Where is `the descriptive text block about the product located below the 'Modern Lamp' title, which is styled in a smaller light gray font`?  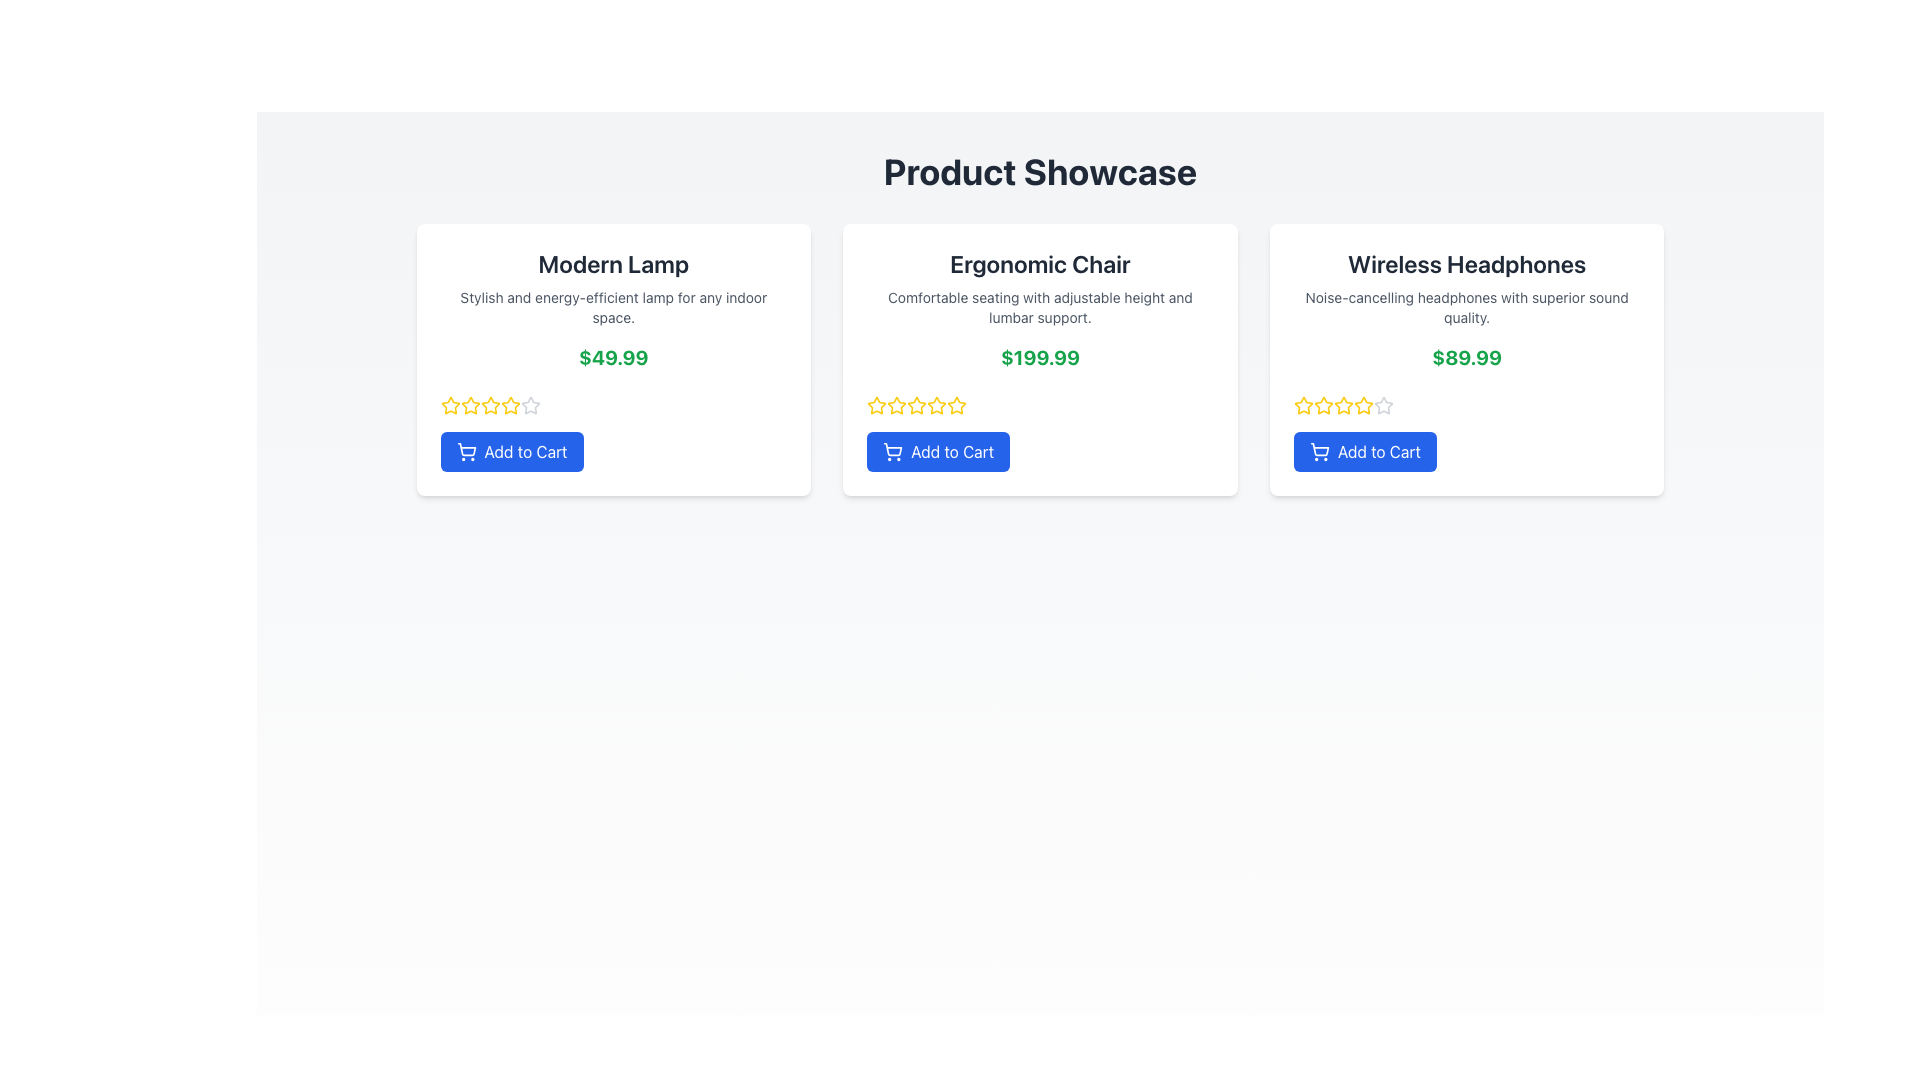 the descriptive text block about the product located below the 'Modern Lamp' title, which is styled in a smaller light gray font is located at coordinates (612, 308).